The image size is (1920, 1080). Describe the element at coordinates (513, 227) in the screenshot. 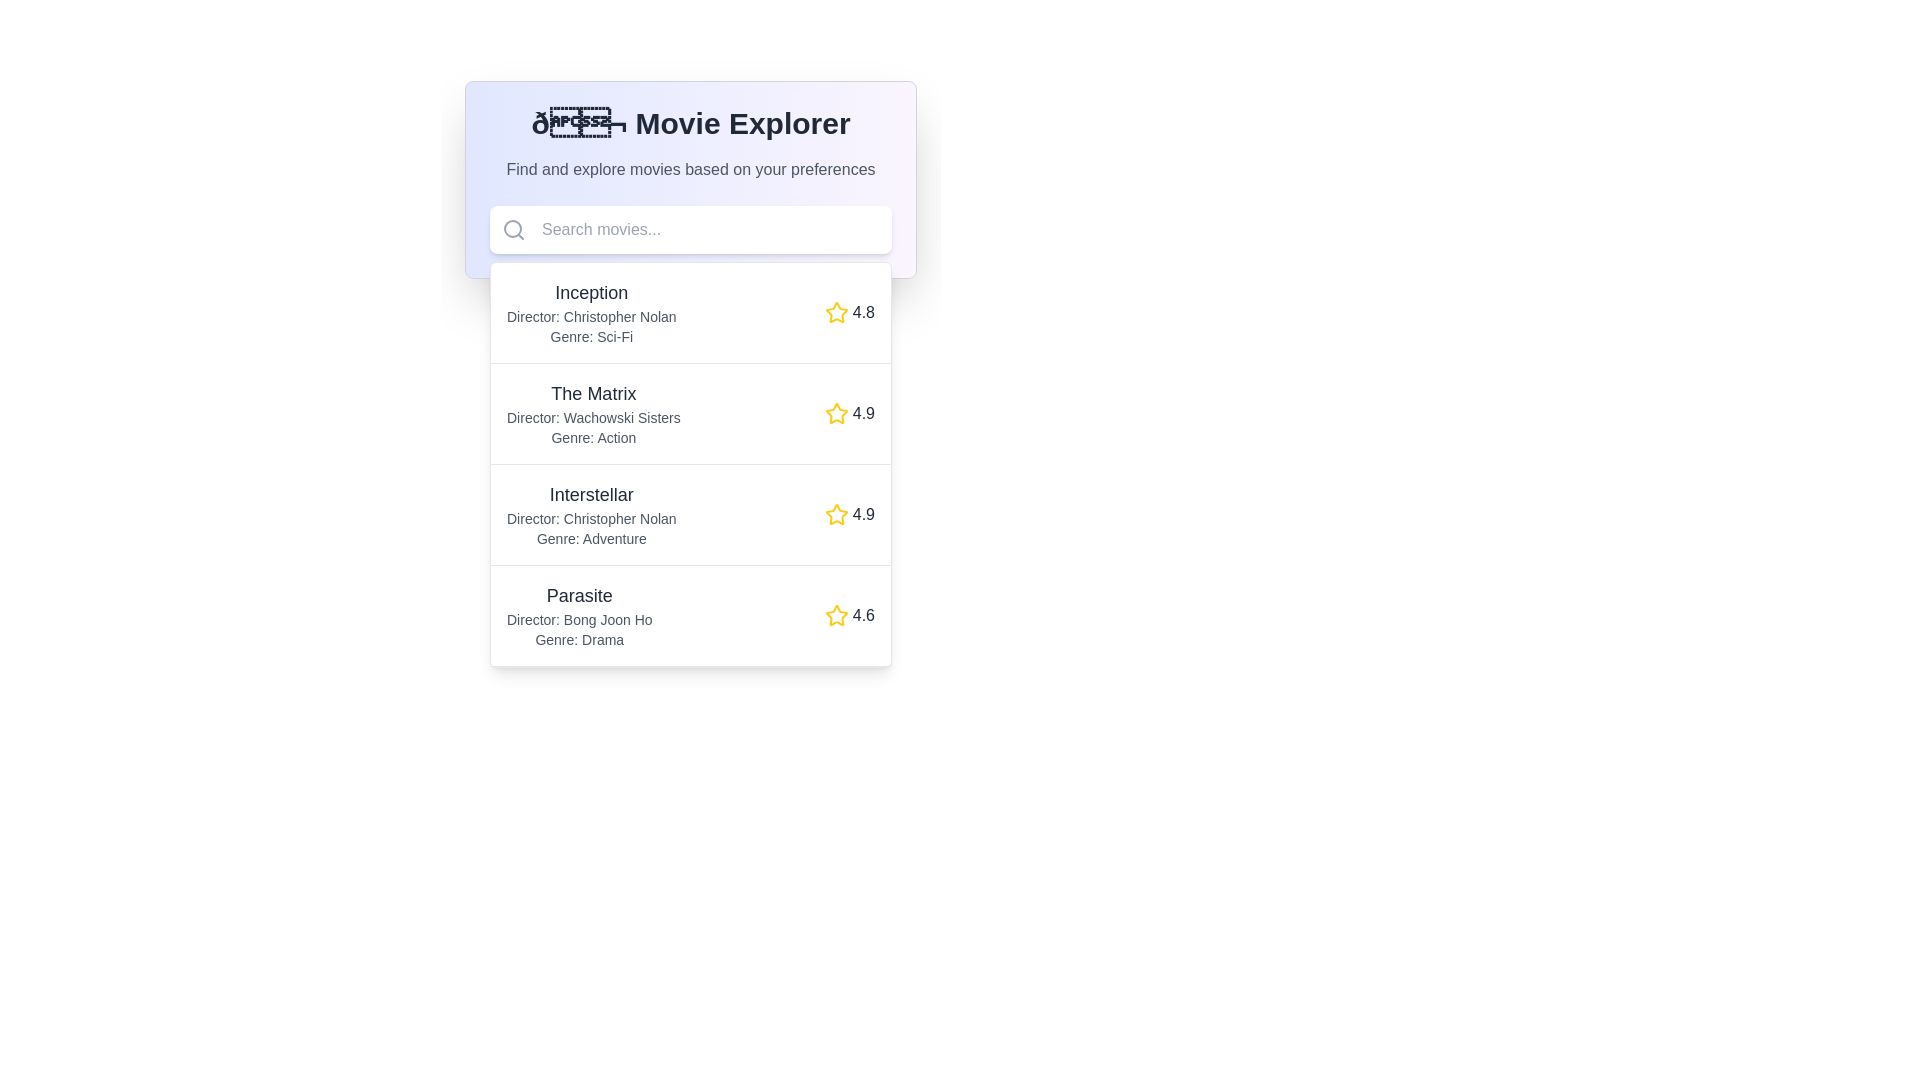

I see `the circular SVG element that is part of the search icon within the search bar, positioned near the 'Search movies...' text input` at that location.